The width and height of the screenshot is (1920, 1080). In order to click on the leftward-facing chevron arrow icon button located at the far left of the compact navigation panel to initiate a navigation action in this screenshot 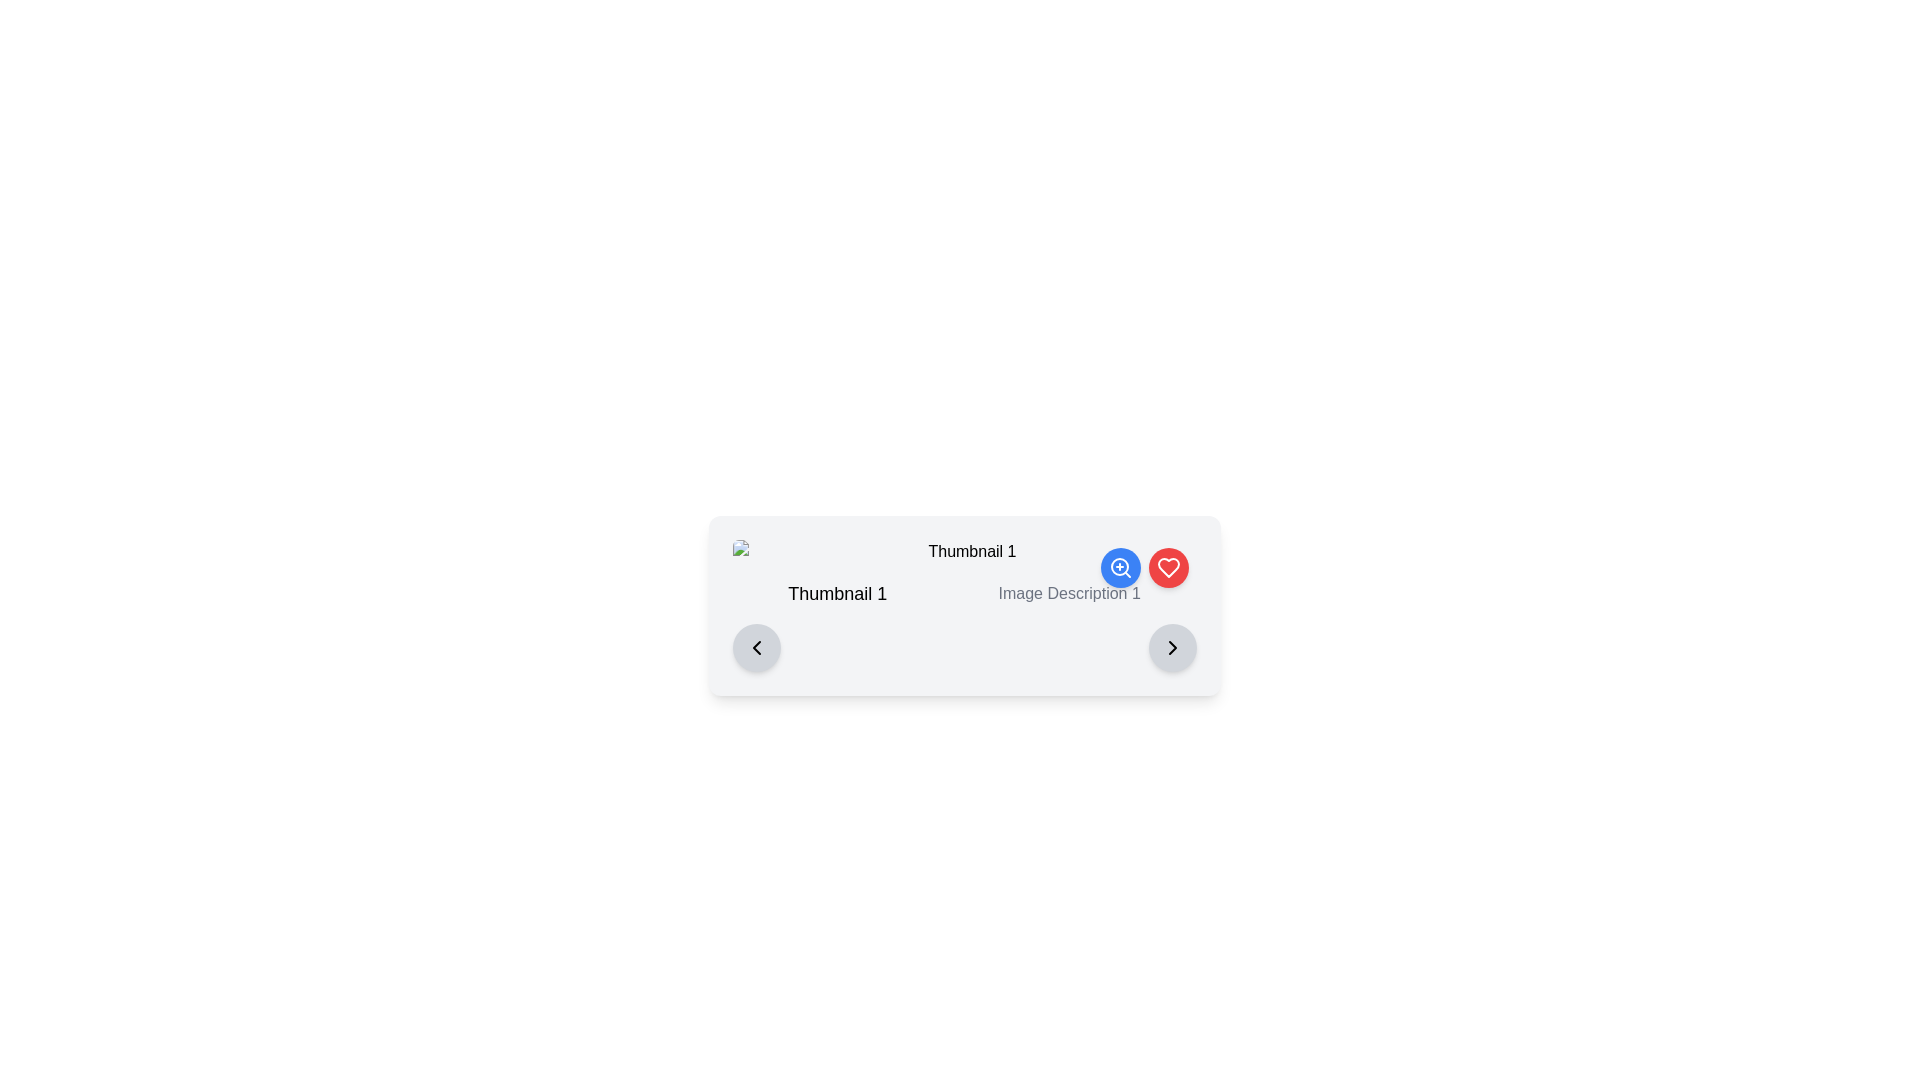, I will do `click(755, 648)`.